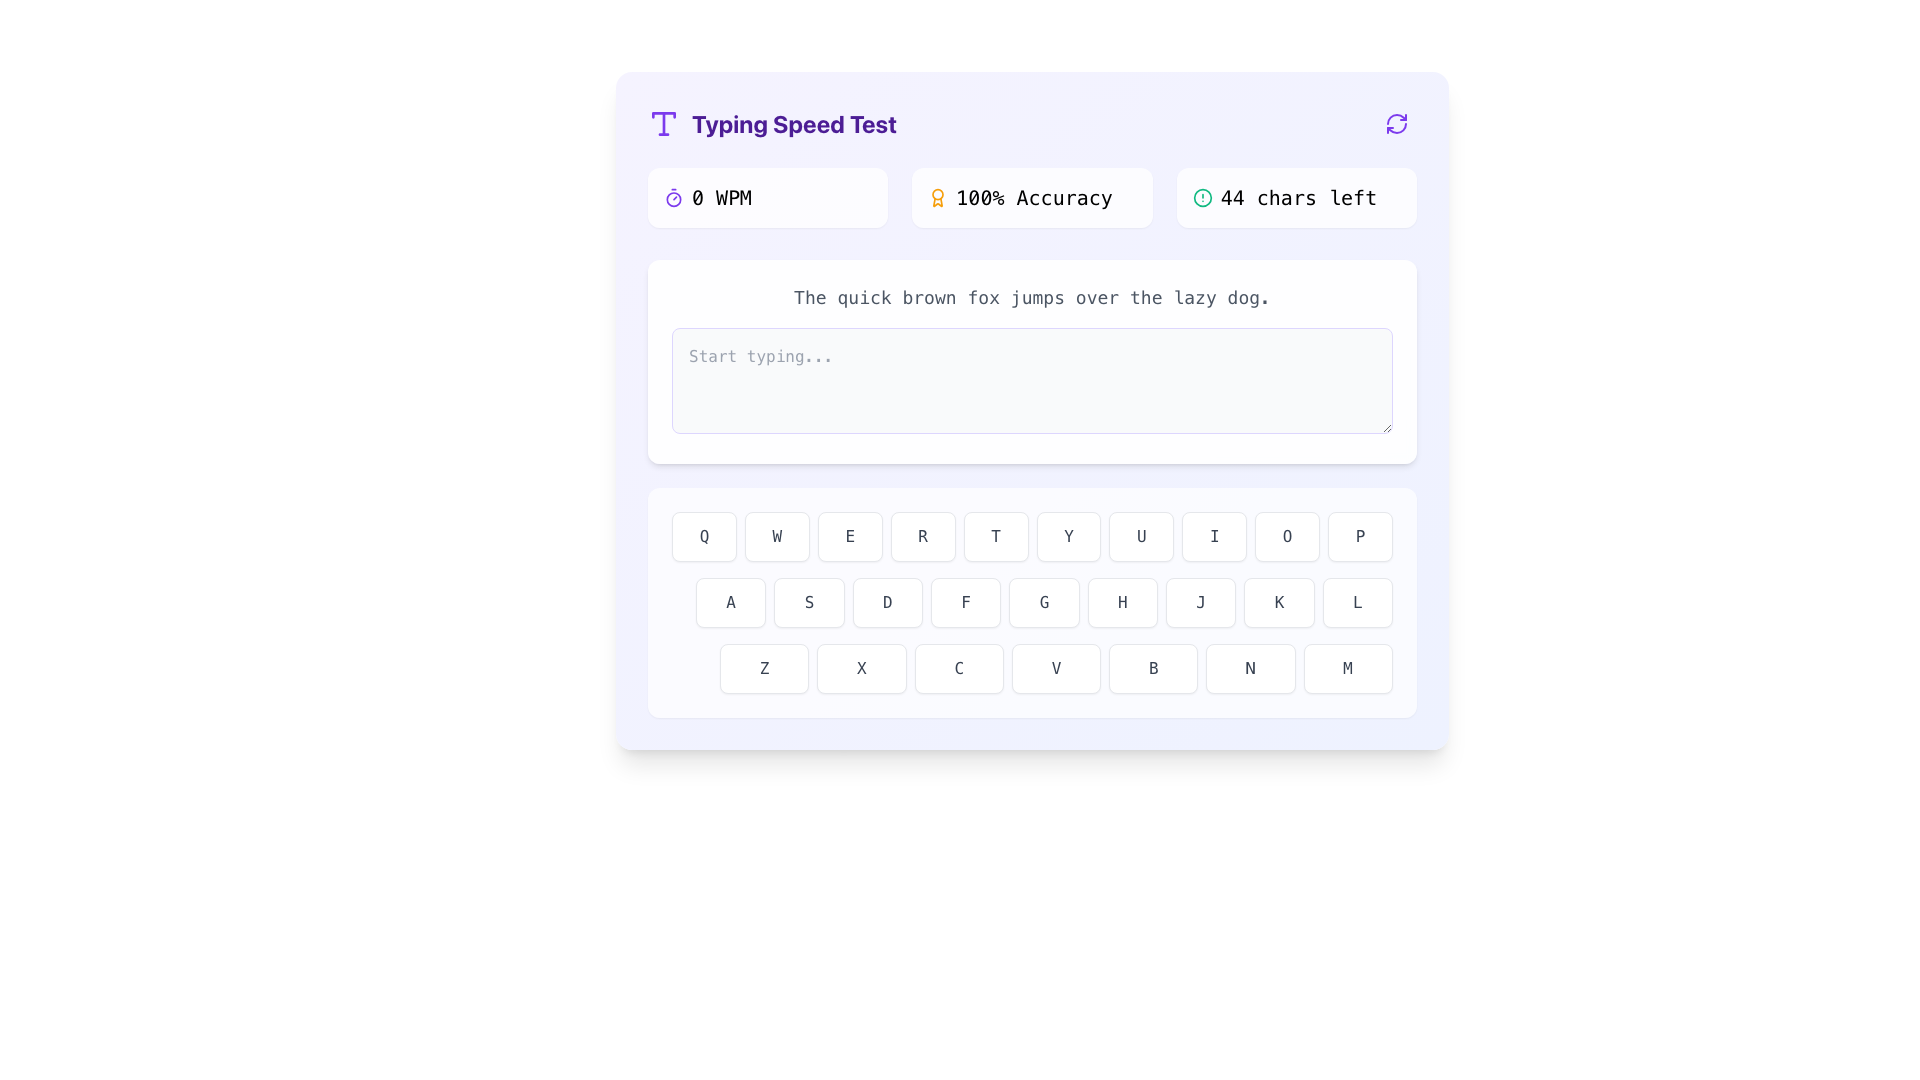 The width and height of the screenshot is (1920, 1080). I want to click on the rounded rectangular button with a white background and gray border labeled 'P', so click(1360, 535).